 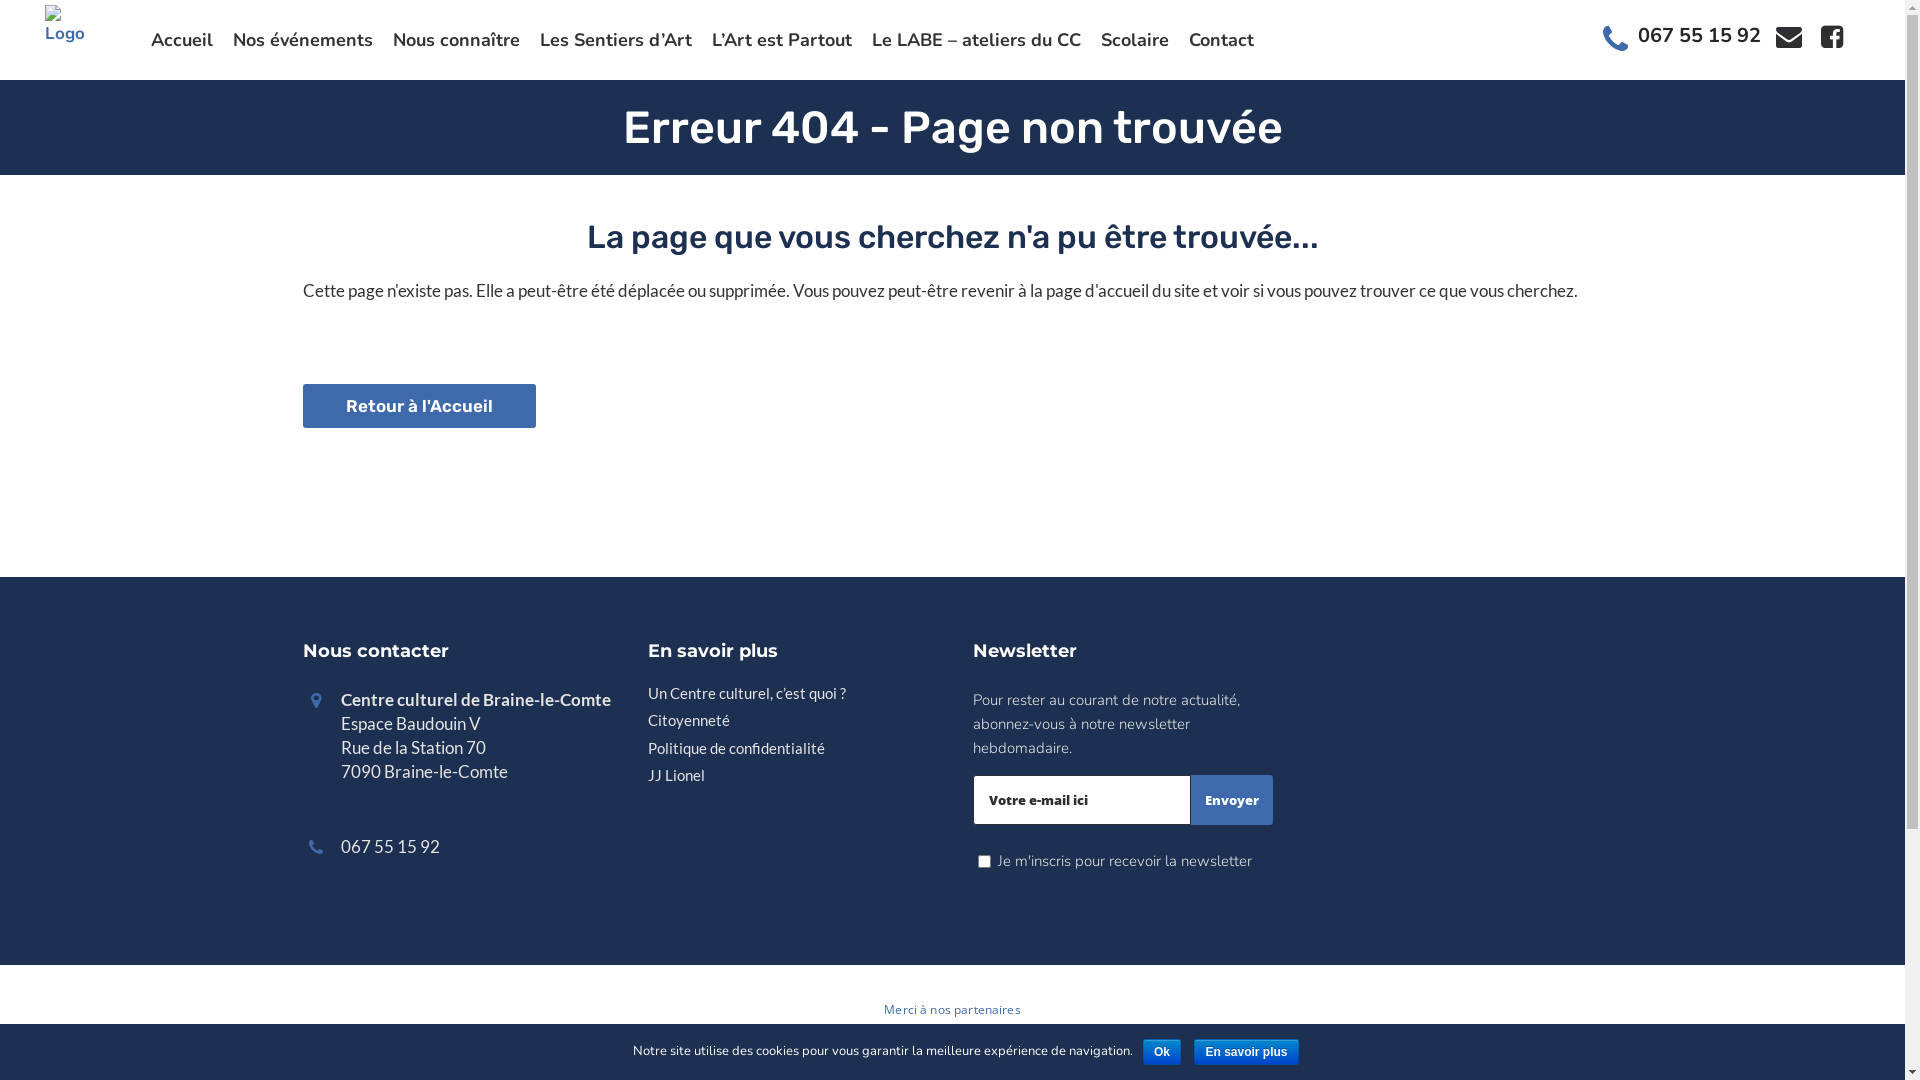 What do you see at coordinates (1698, 35) in the screenshot?
I see `'067 55 15 92'` at bounding box center [1698, 35].